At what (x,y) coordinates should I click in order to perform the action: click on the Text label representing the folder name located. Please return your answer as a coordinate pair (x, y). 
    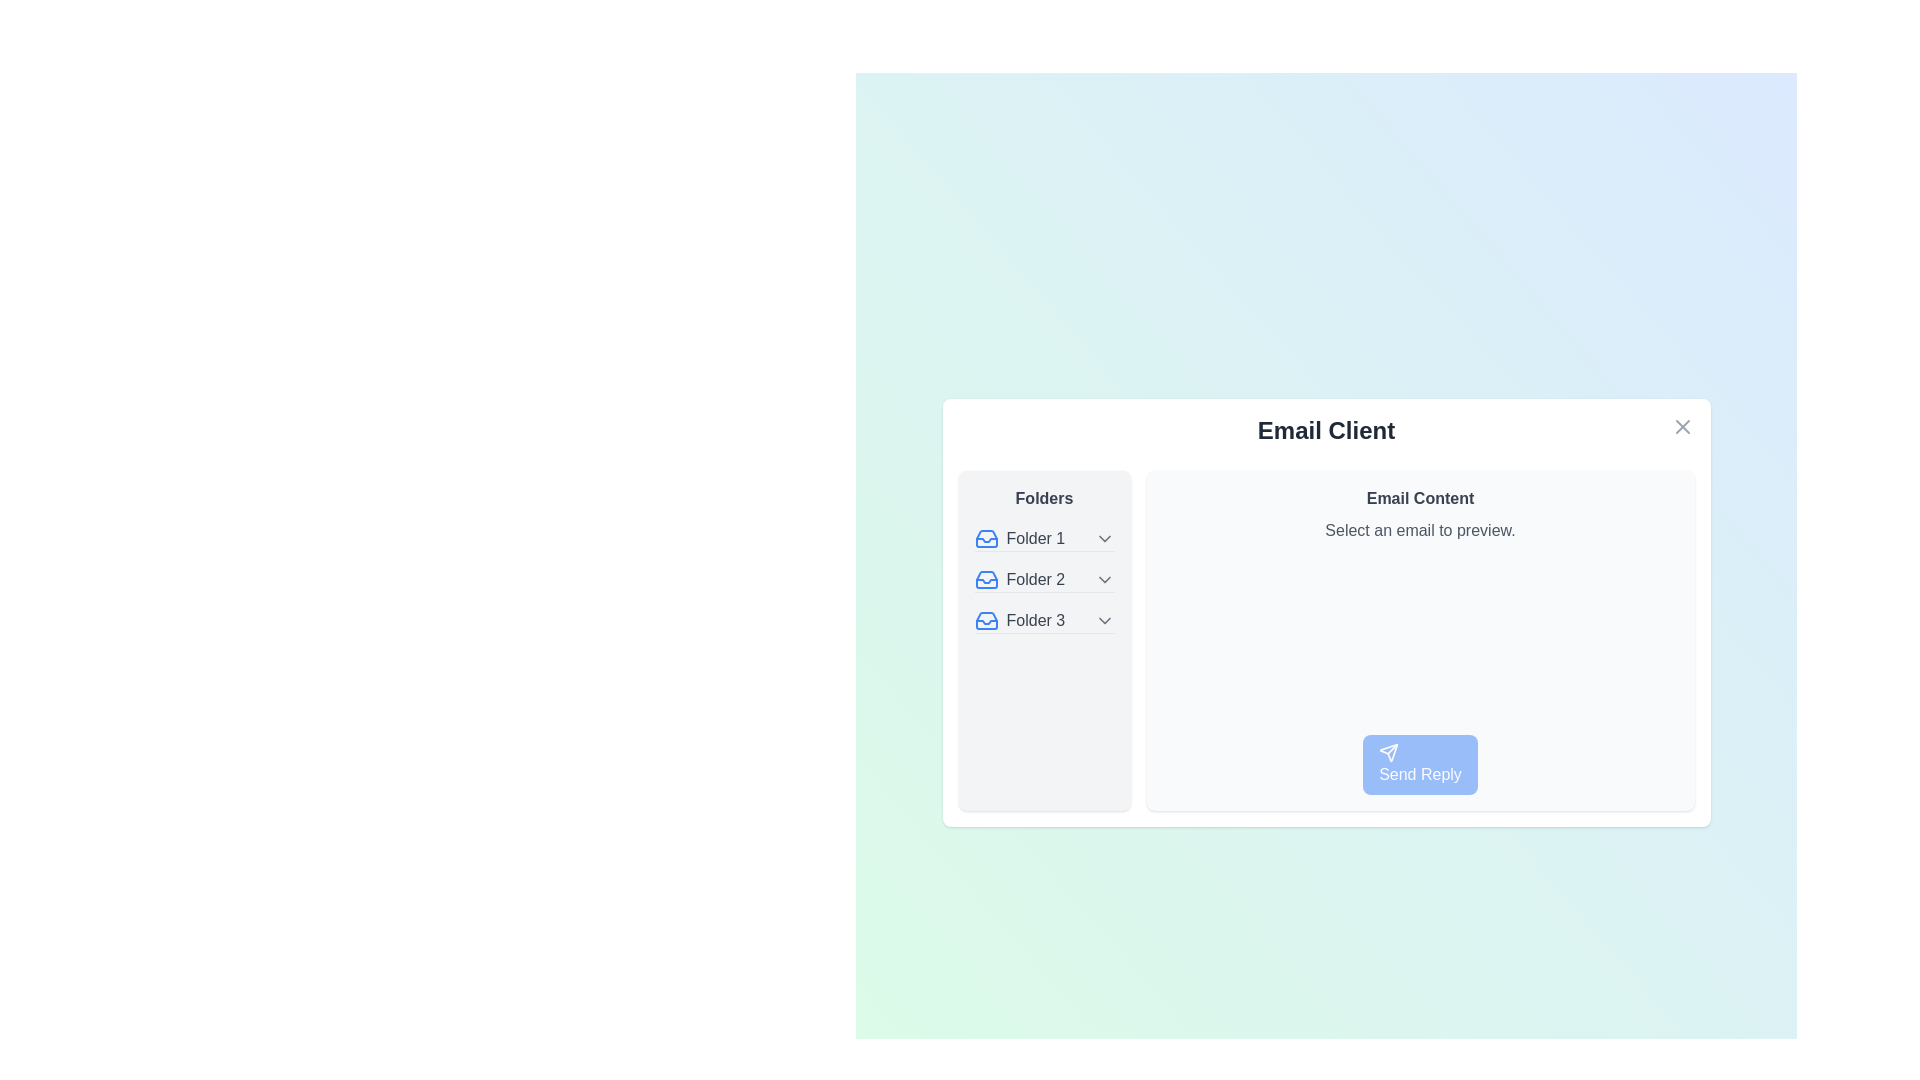
    Looking at the image, I should click on (1035, 579).